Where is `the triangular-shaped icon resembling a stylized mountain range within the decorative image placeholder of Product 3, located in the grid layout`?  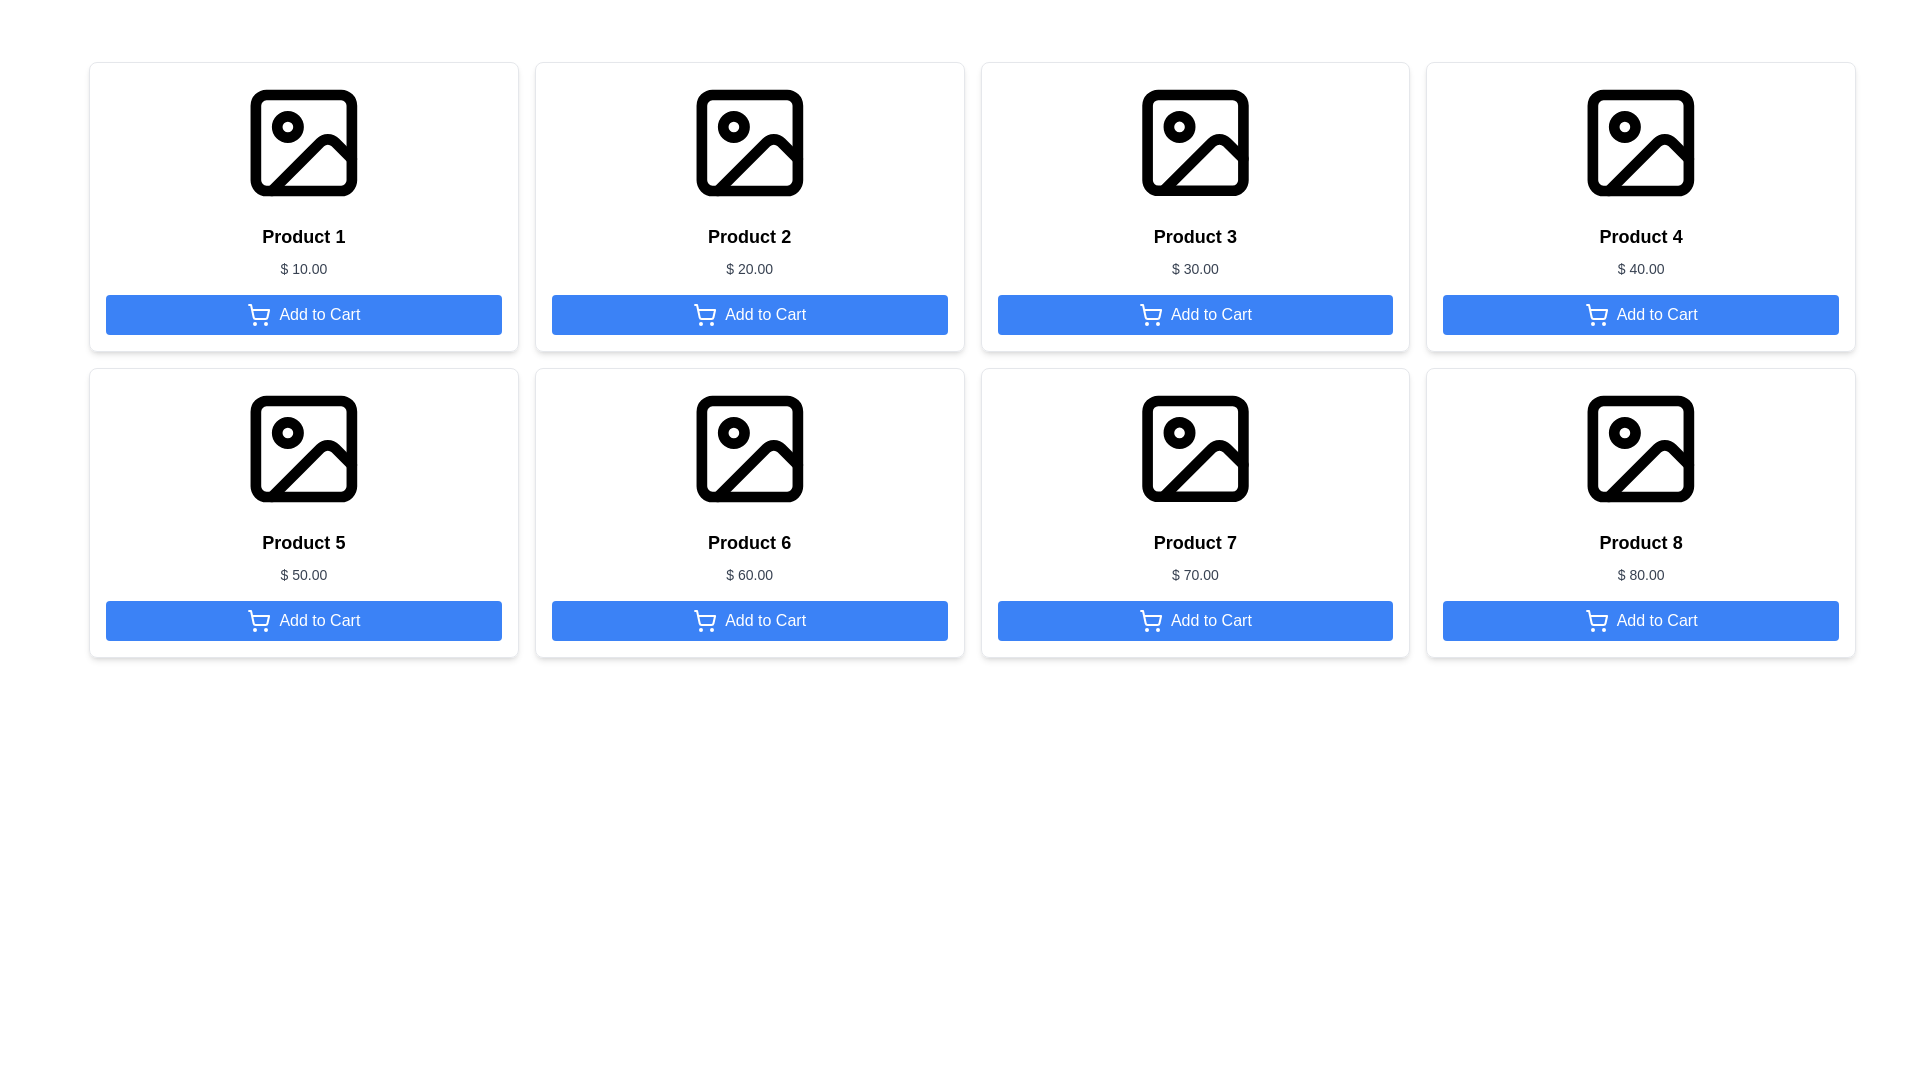 the triangular-shaped icon resembling a stylized mountain range within the decorative image placeholder of Product 3, located in the grid layout is located at coordinates (1202, 164).